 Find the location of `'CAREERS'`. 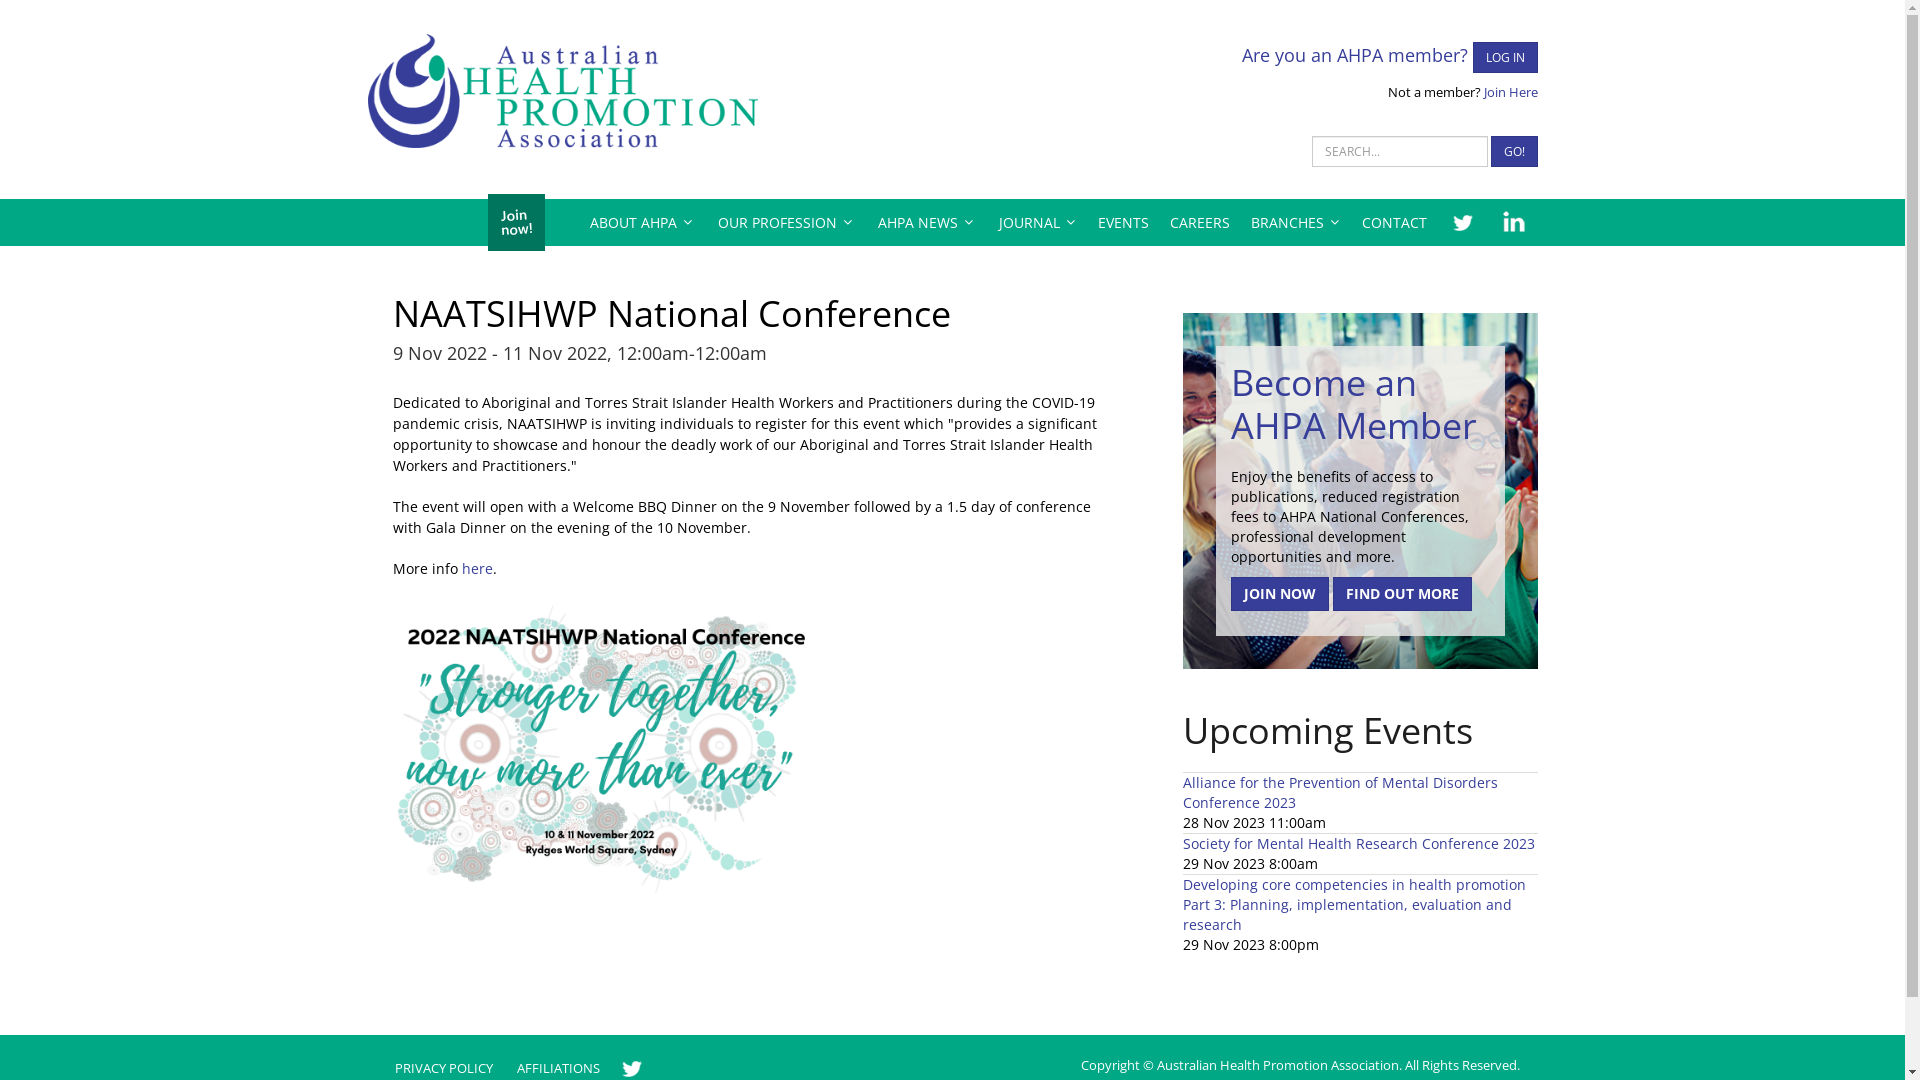

'CAREERS' is located at coordinates (1199, 222).